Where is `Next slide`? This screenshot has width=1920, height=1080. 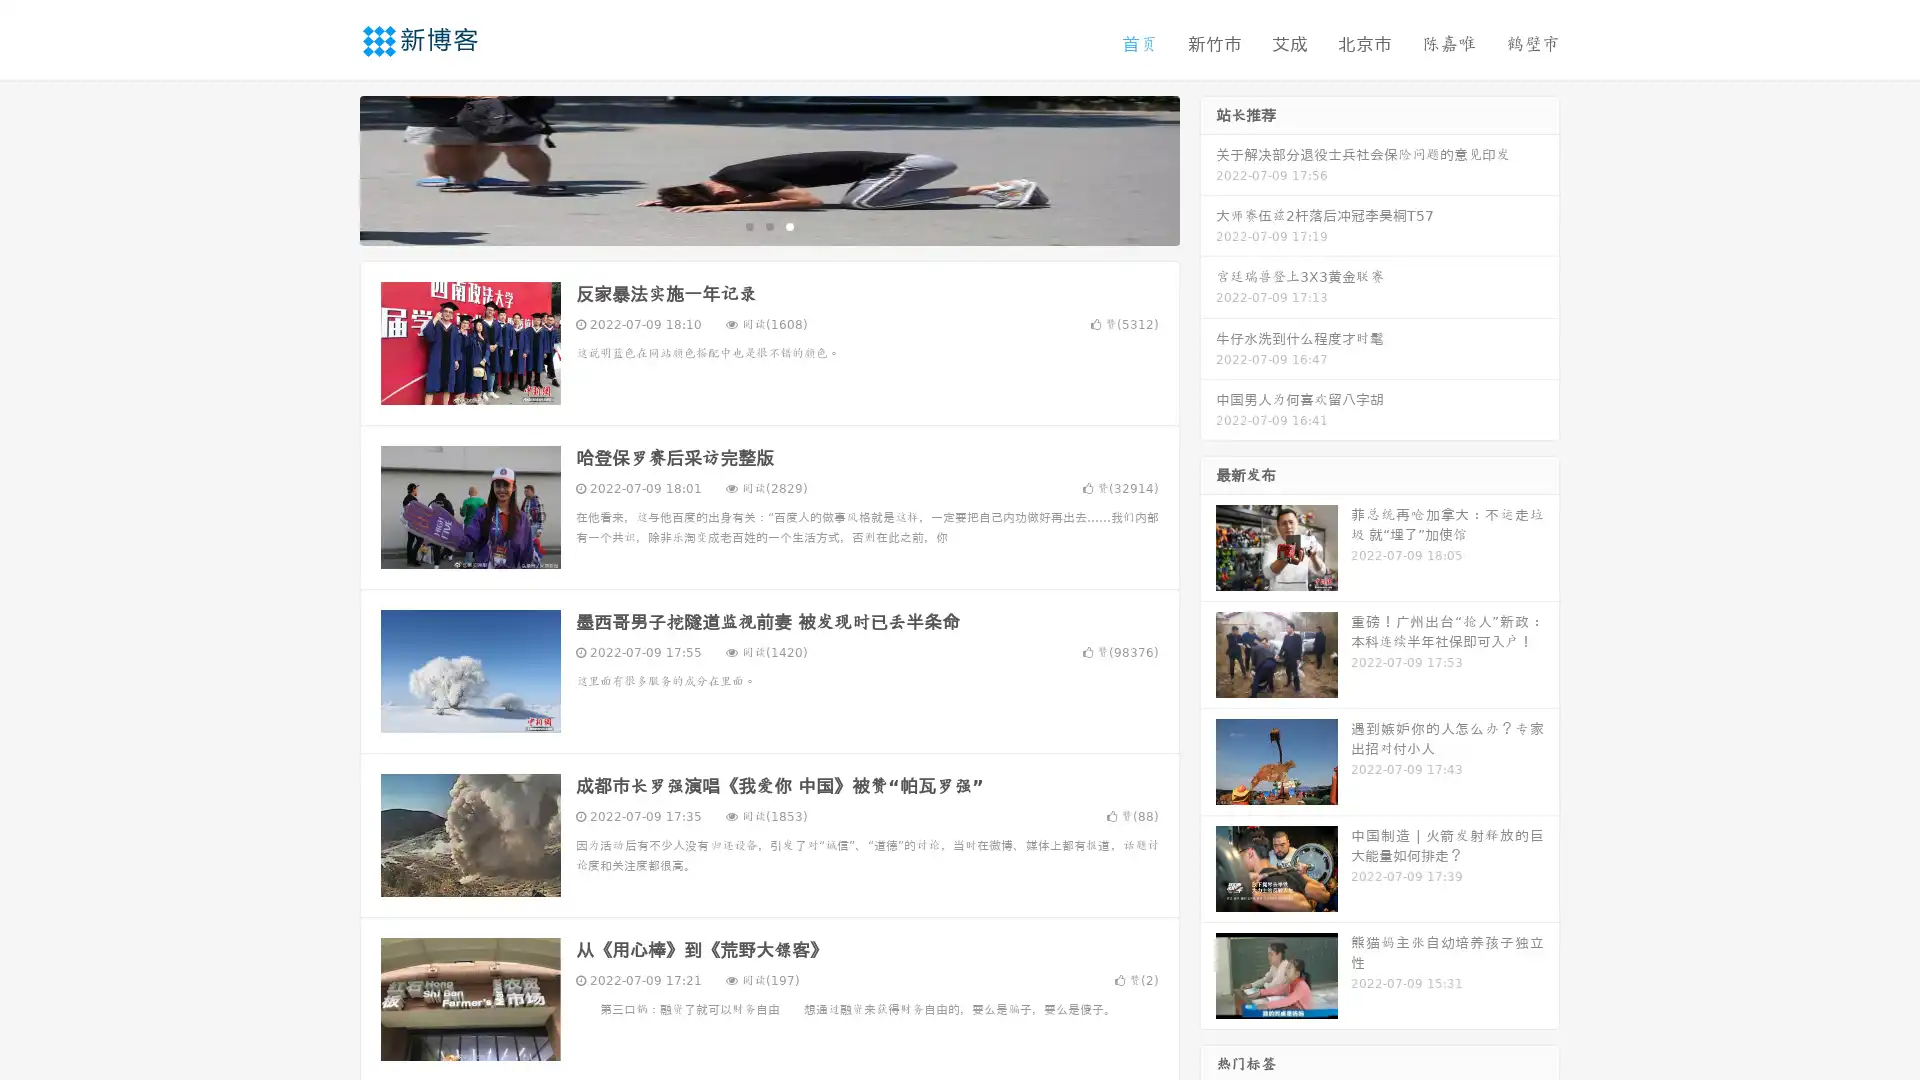
Next slide is located at coordinates (1208, 168).